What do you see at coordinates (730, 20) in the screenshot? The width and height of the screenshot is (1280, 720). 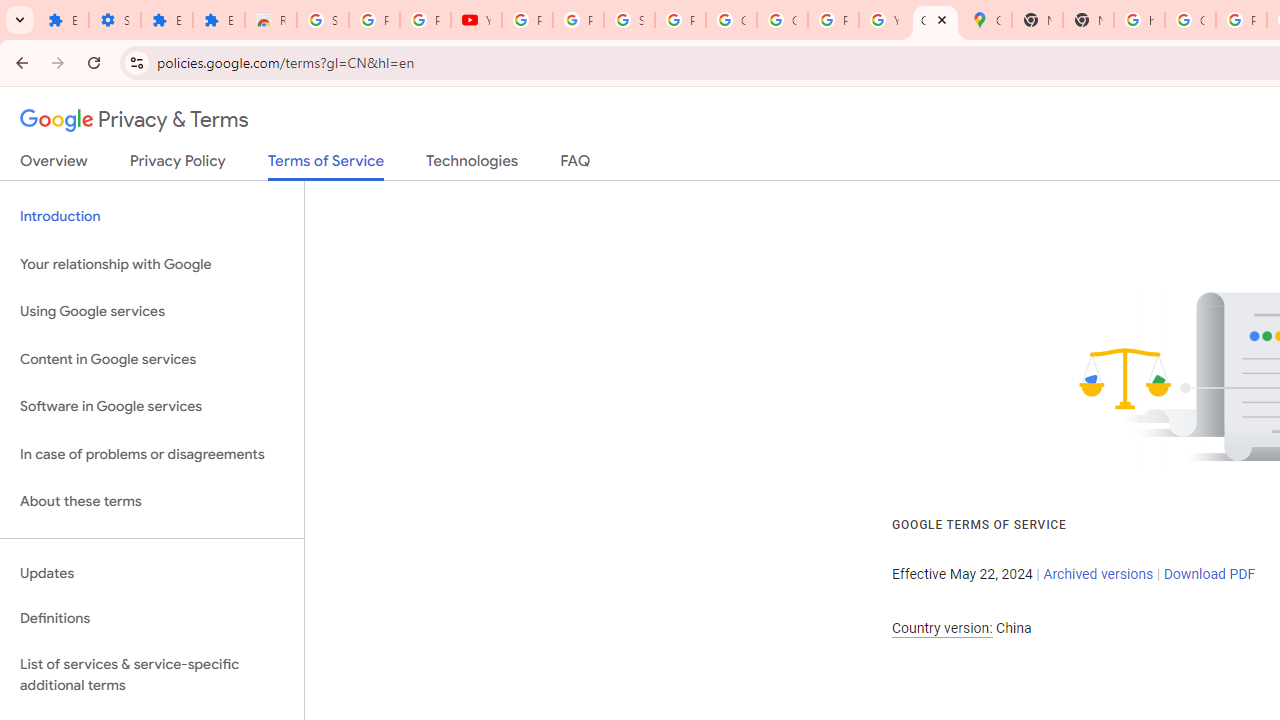 I see `'Google Account'` at bounding box center [730, 20].